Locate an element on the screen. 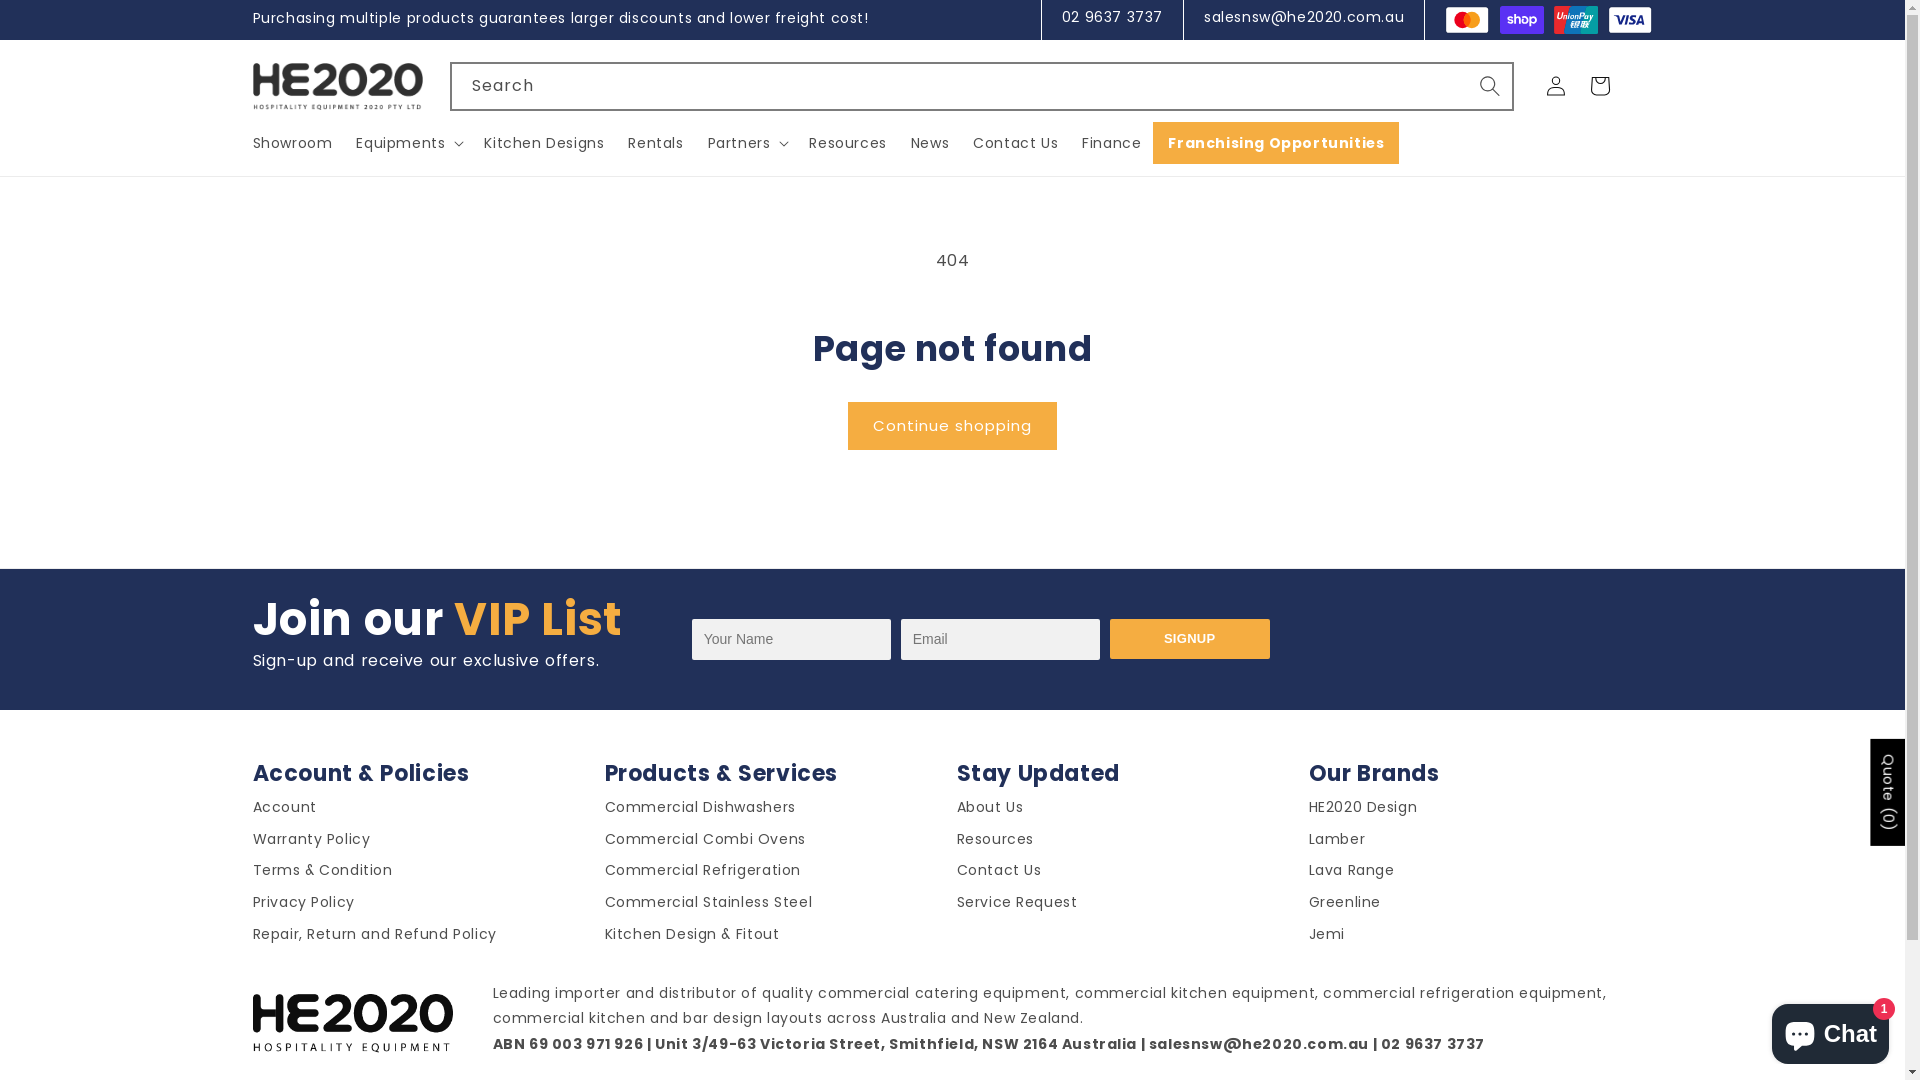 This screenshot has height=1080, width=1920. 'Service Request' is located at coordinates (954, 906).